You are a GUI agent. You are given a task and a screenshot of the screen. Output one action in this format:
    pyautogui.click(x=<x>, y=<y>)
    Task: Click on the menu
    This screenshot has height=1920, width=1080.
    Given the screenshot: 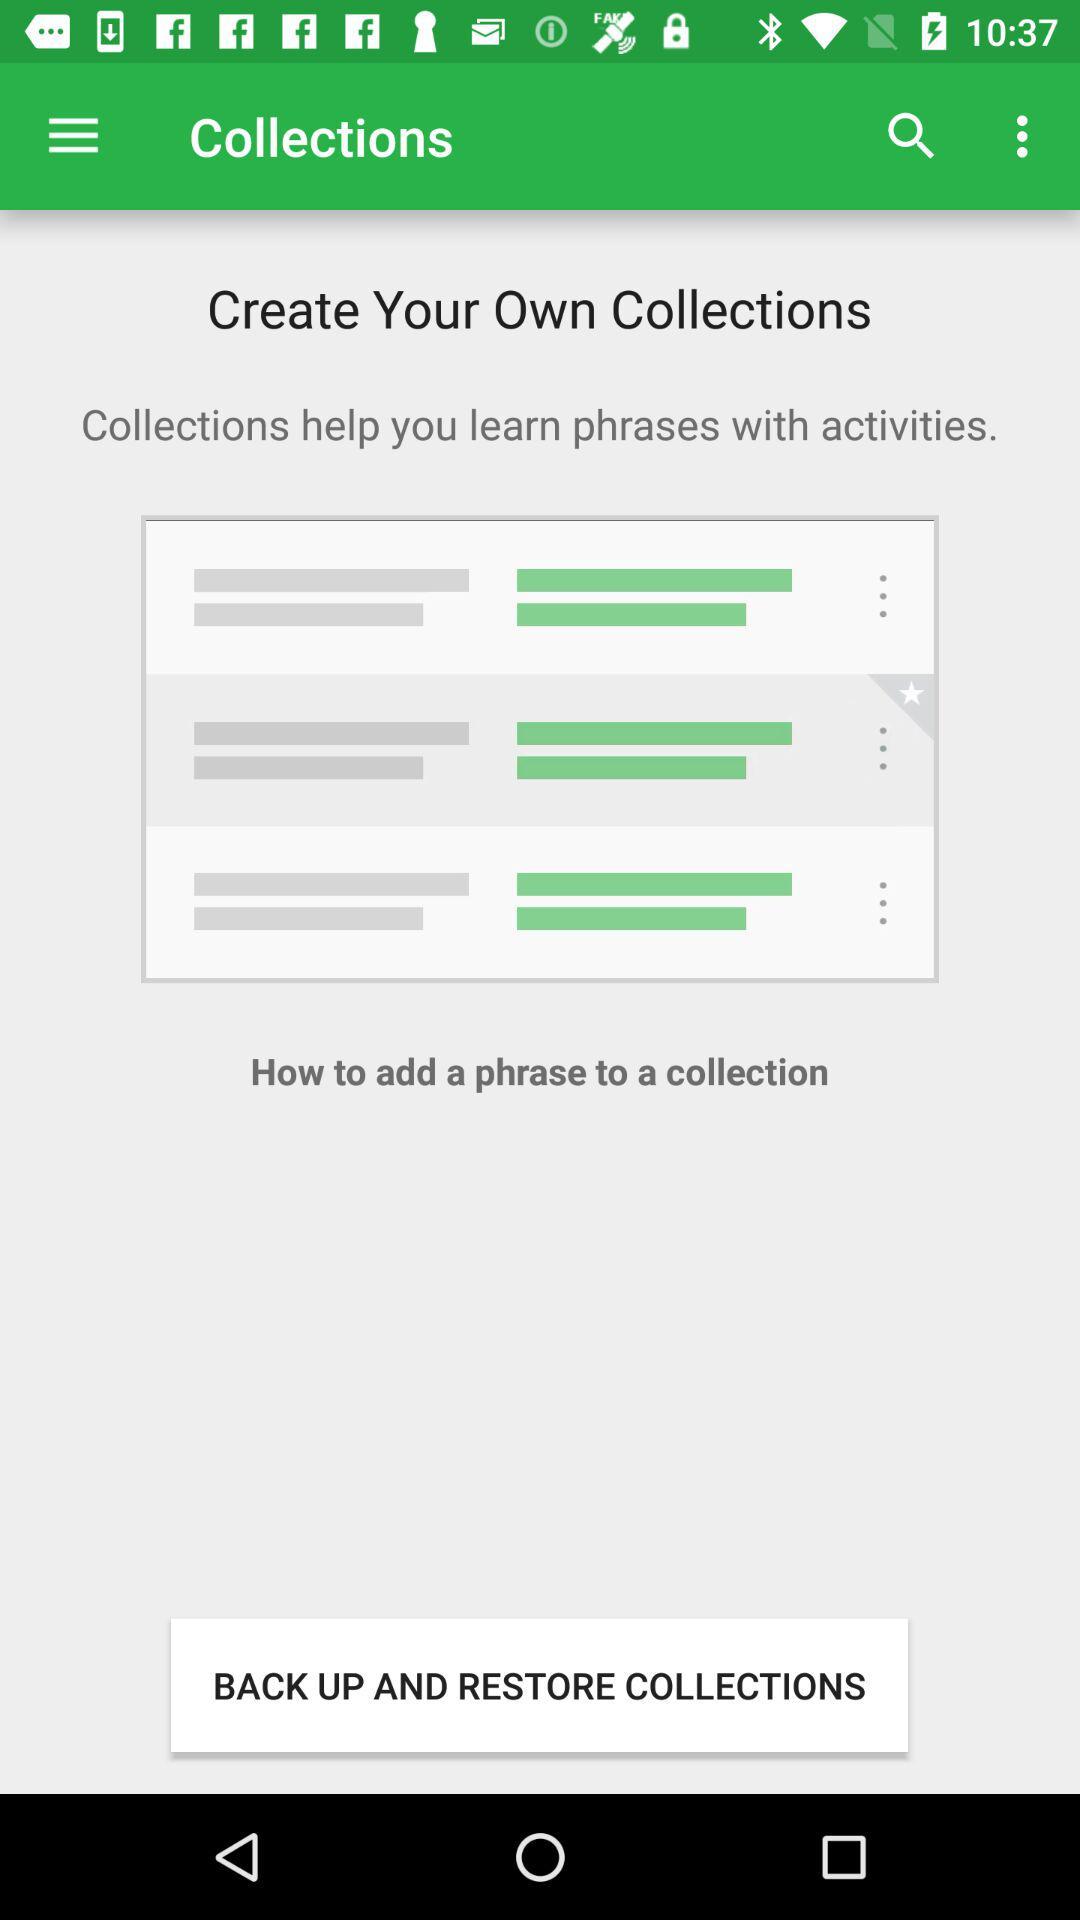 What is the action you would take?
    pyautogui.click(x=72, y=135)
    